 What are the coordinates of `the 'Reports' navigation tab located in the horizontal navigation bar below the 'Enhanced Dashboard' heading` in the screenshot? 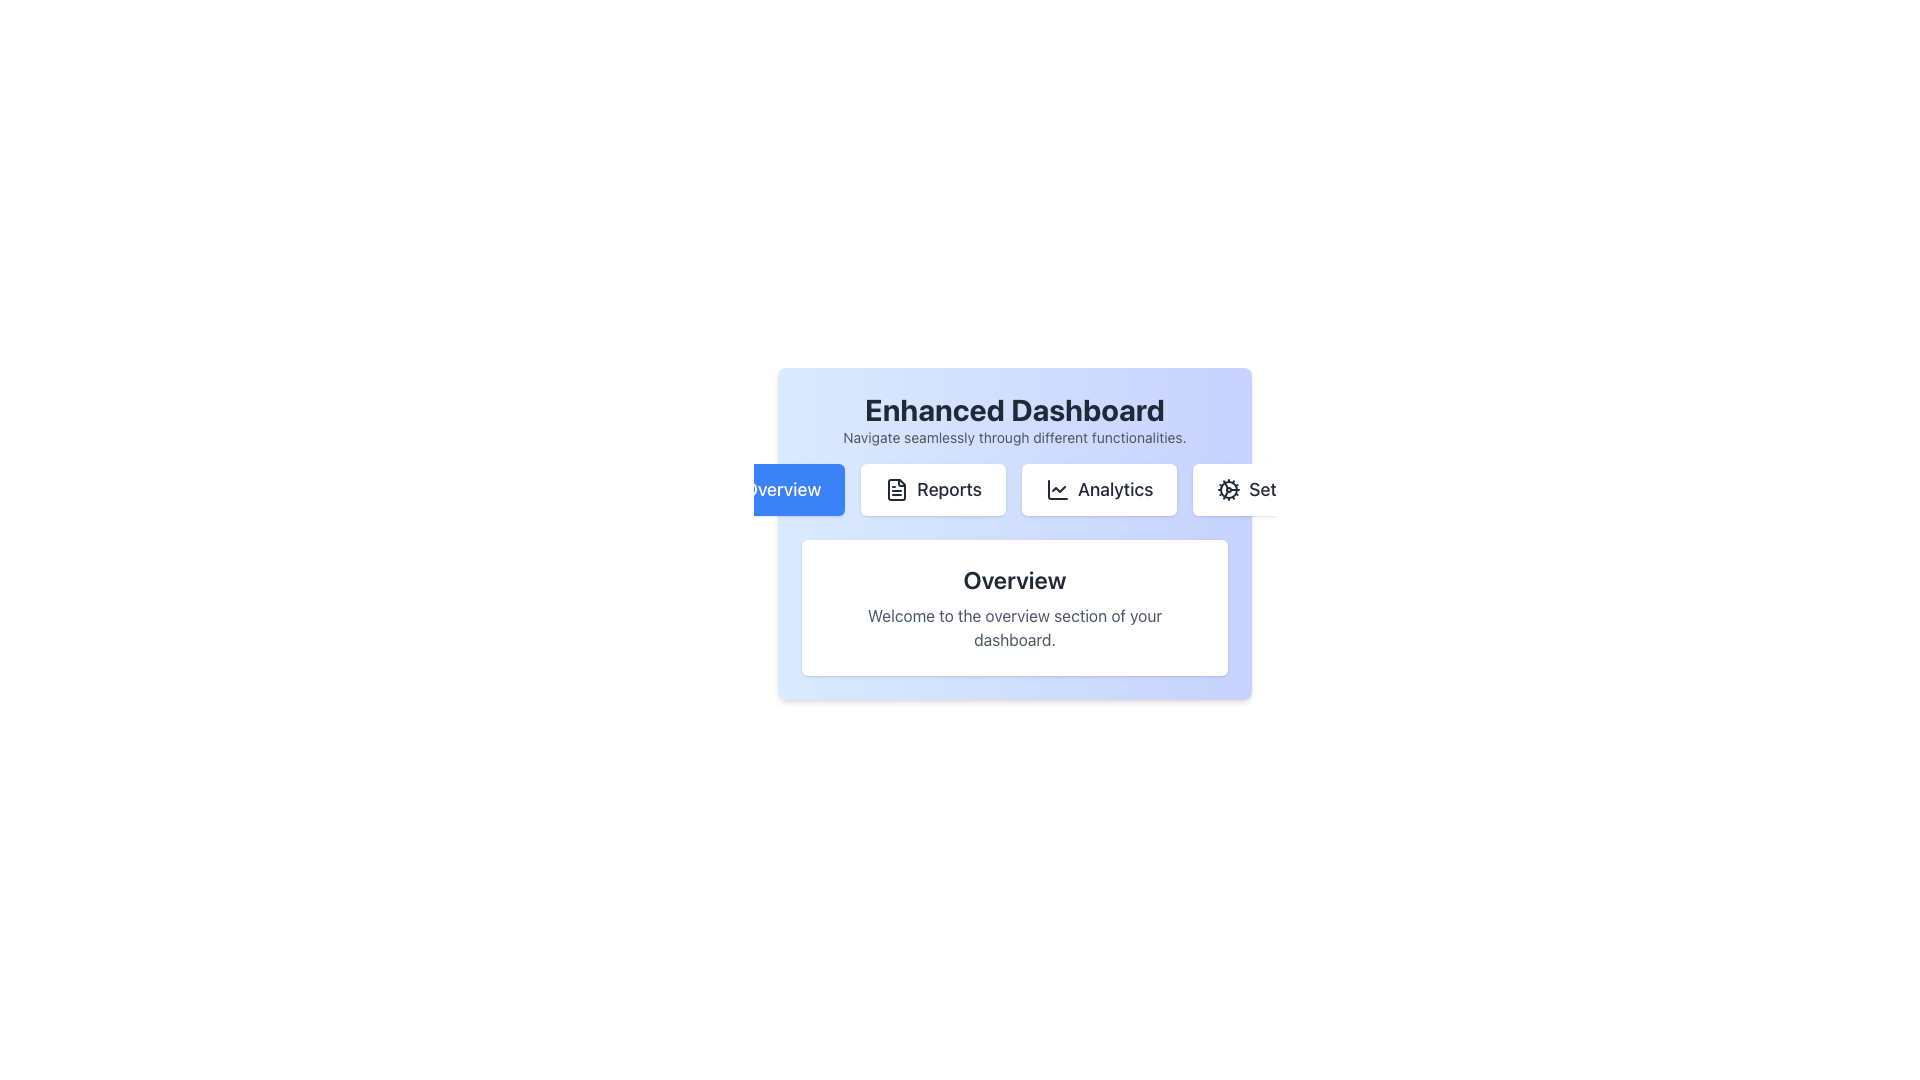 It's located at (948, 489).